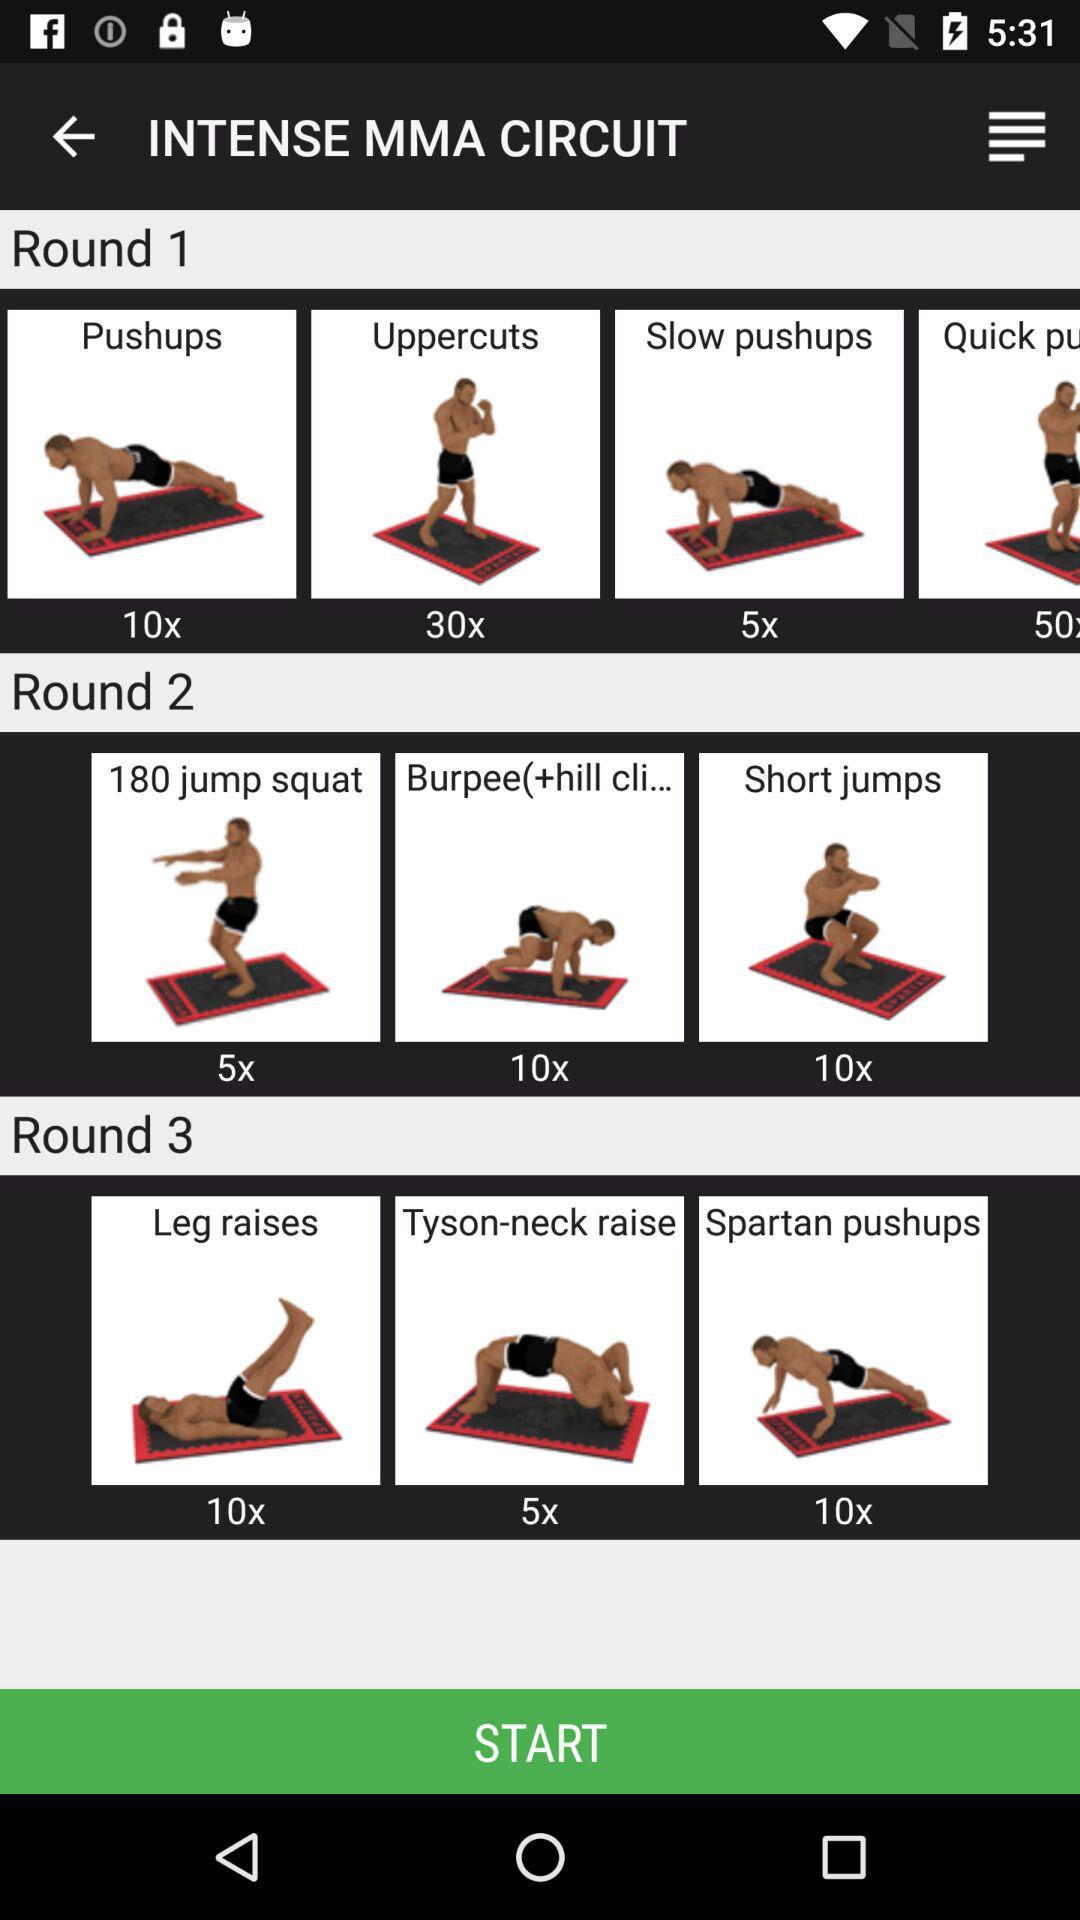  I want to click on image of person doing uppercuts motions, so click(455, 477).